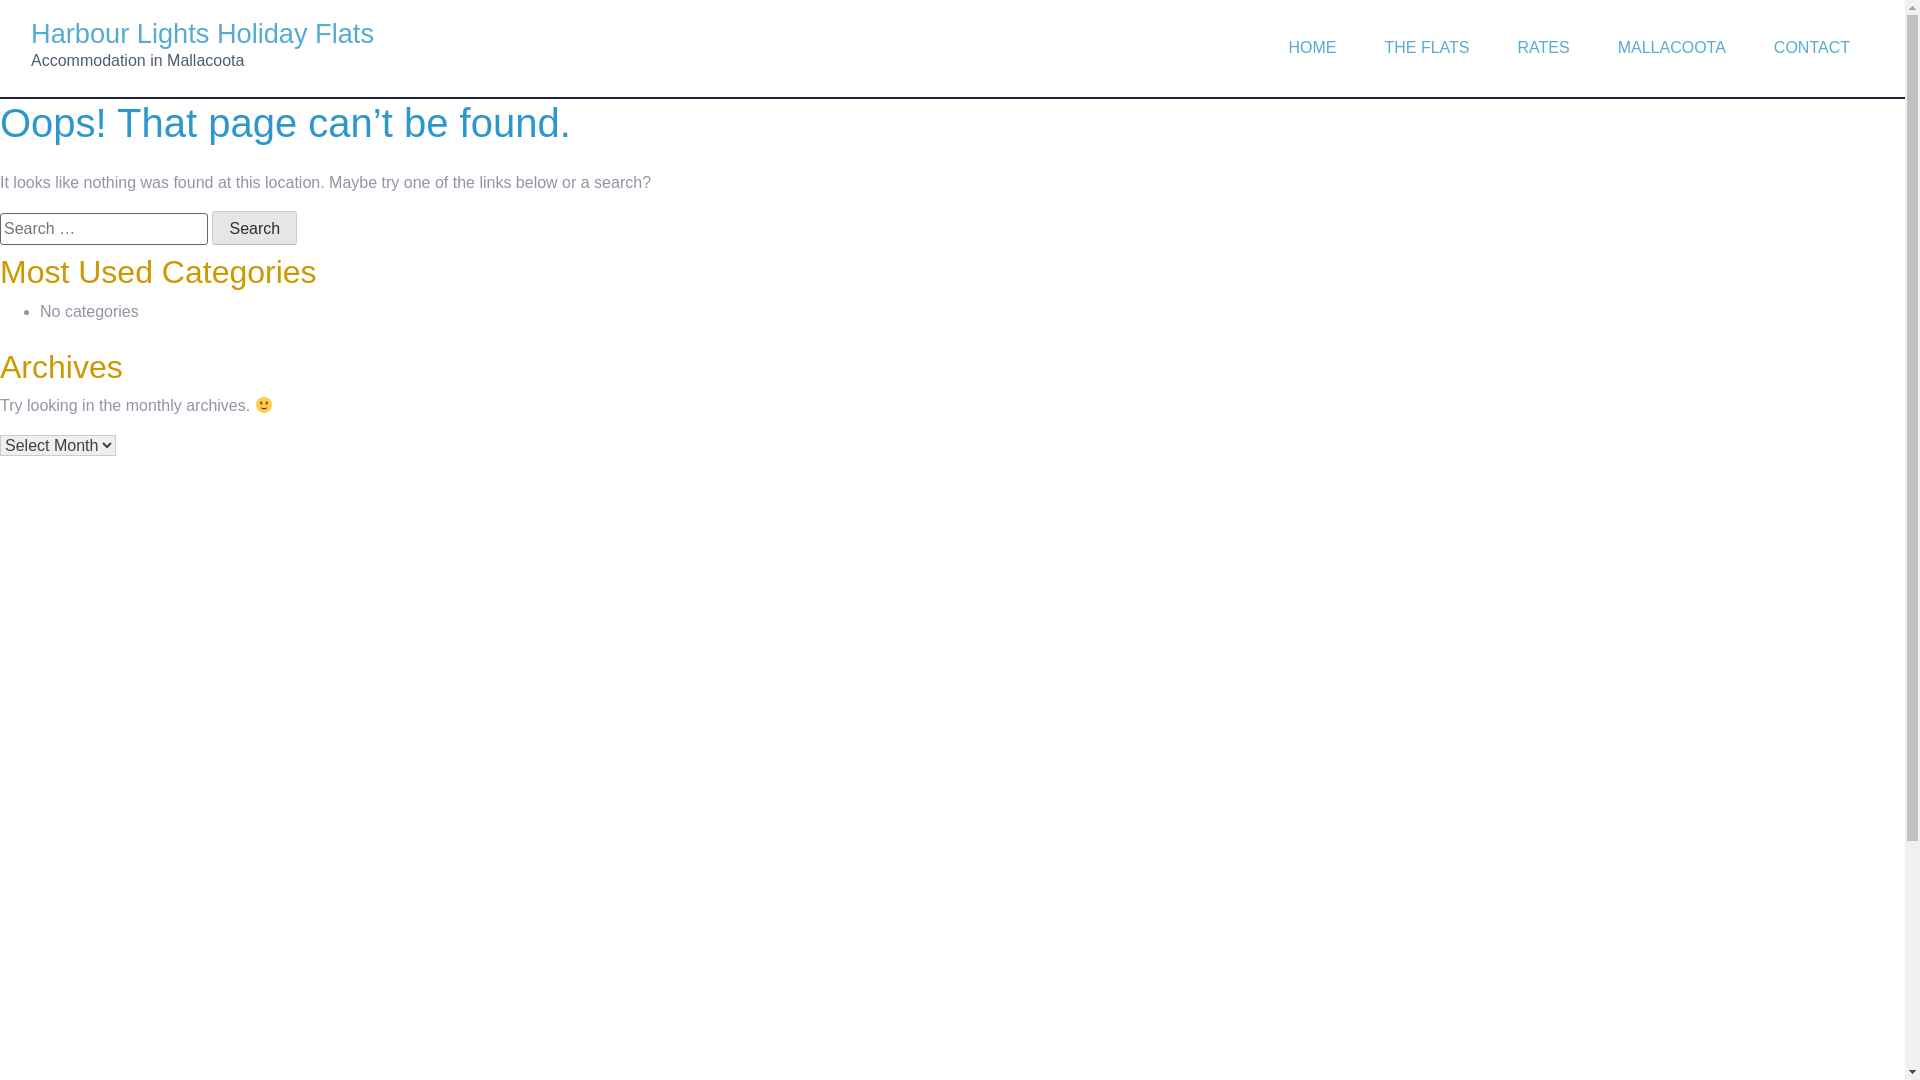 The width and height of the screenshot is (1920, 1080). I want to click on 'Harbour Lights Holiday Flats', so click(202, 33).